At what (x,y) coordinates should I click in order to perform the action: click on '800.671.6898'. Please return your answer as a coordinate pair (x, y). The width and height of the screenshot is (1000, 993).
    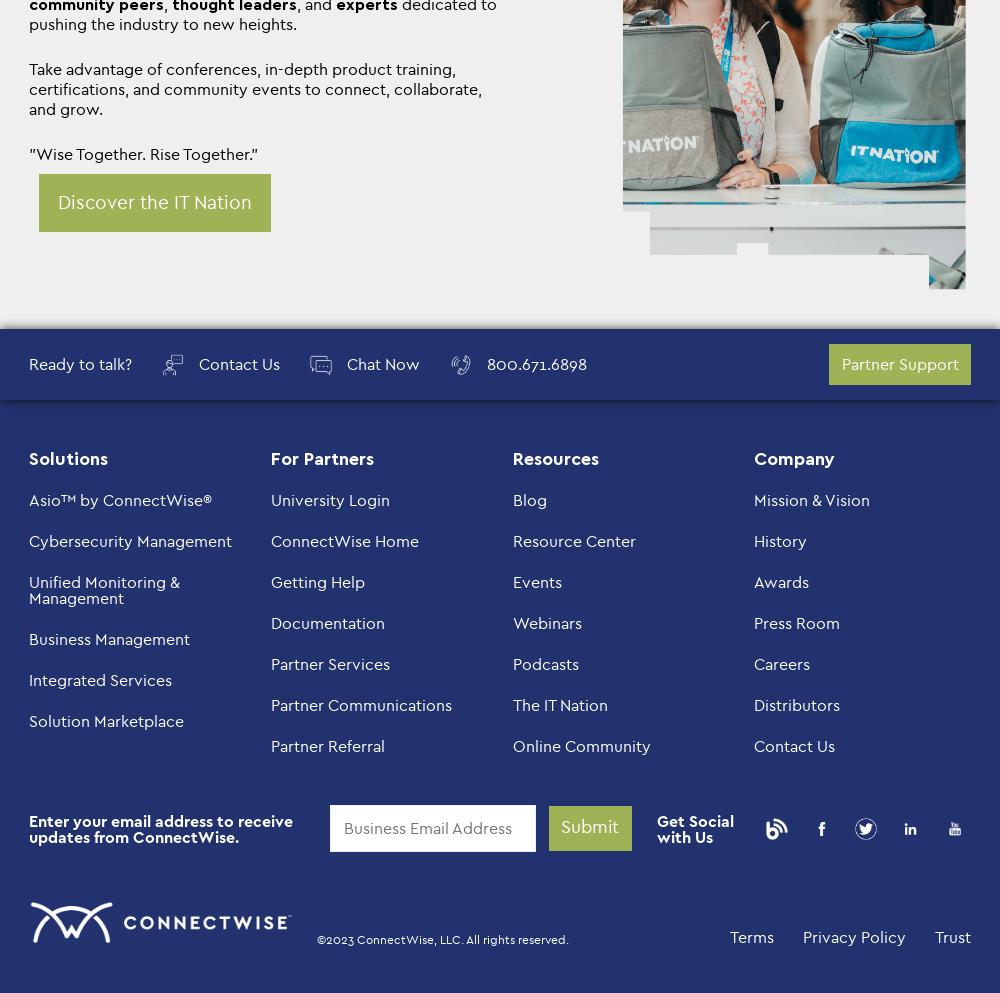
    Looking at the image, I should click on (486, 363).